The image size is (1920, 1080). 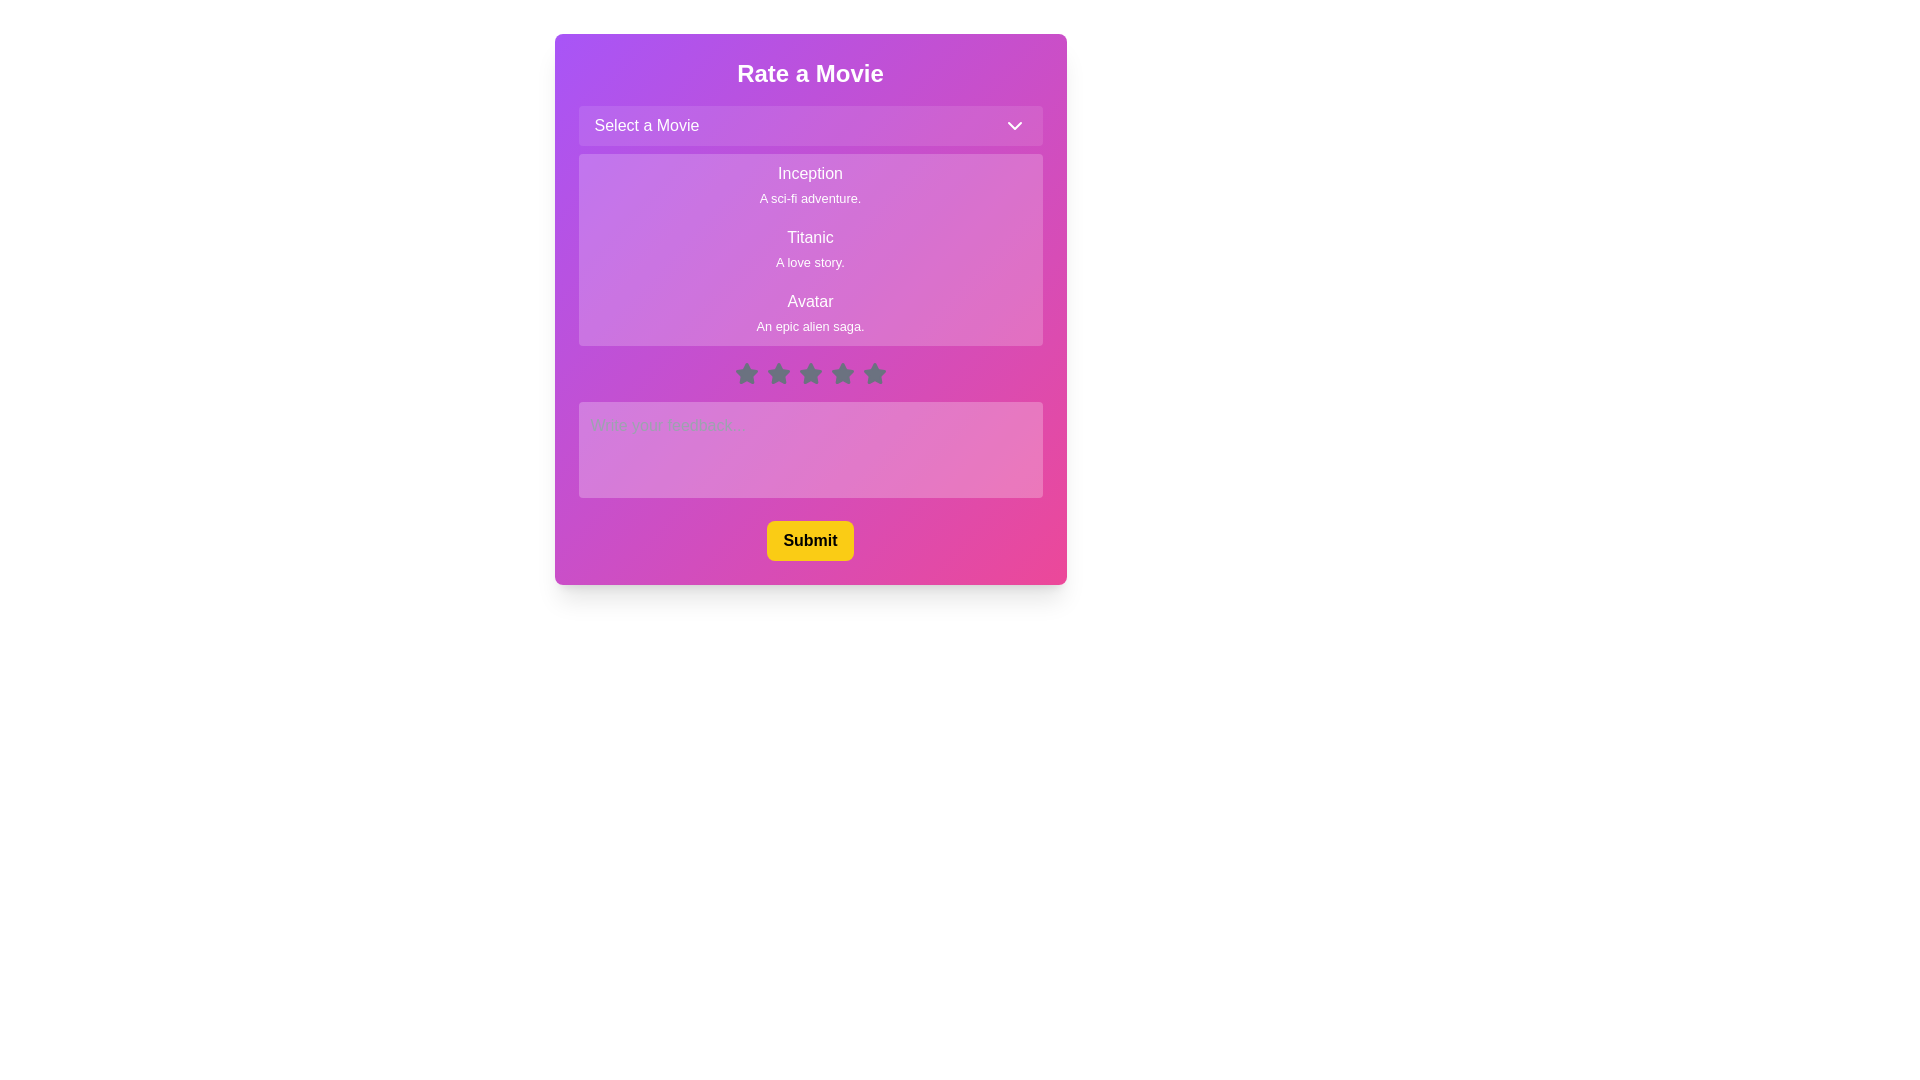 What do you see at coordinates (777, 373) in the screenshot?
I see `the second star icon in the rating system` at bounding box center [777, 373].